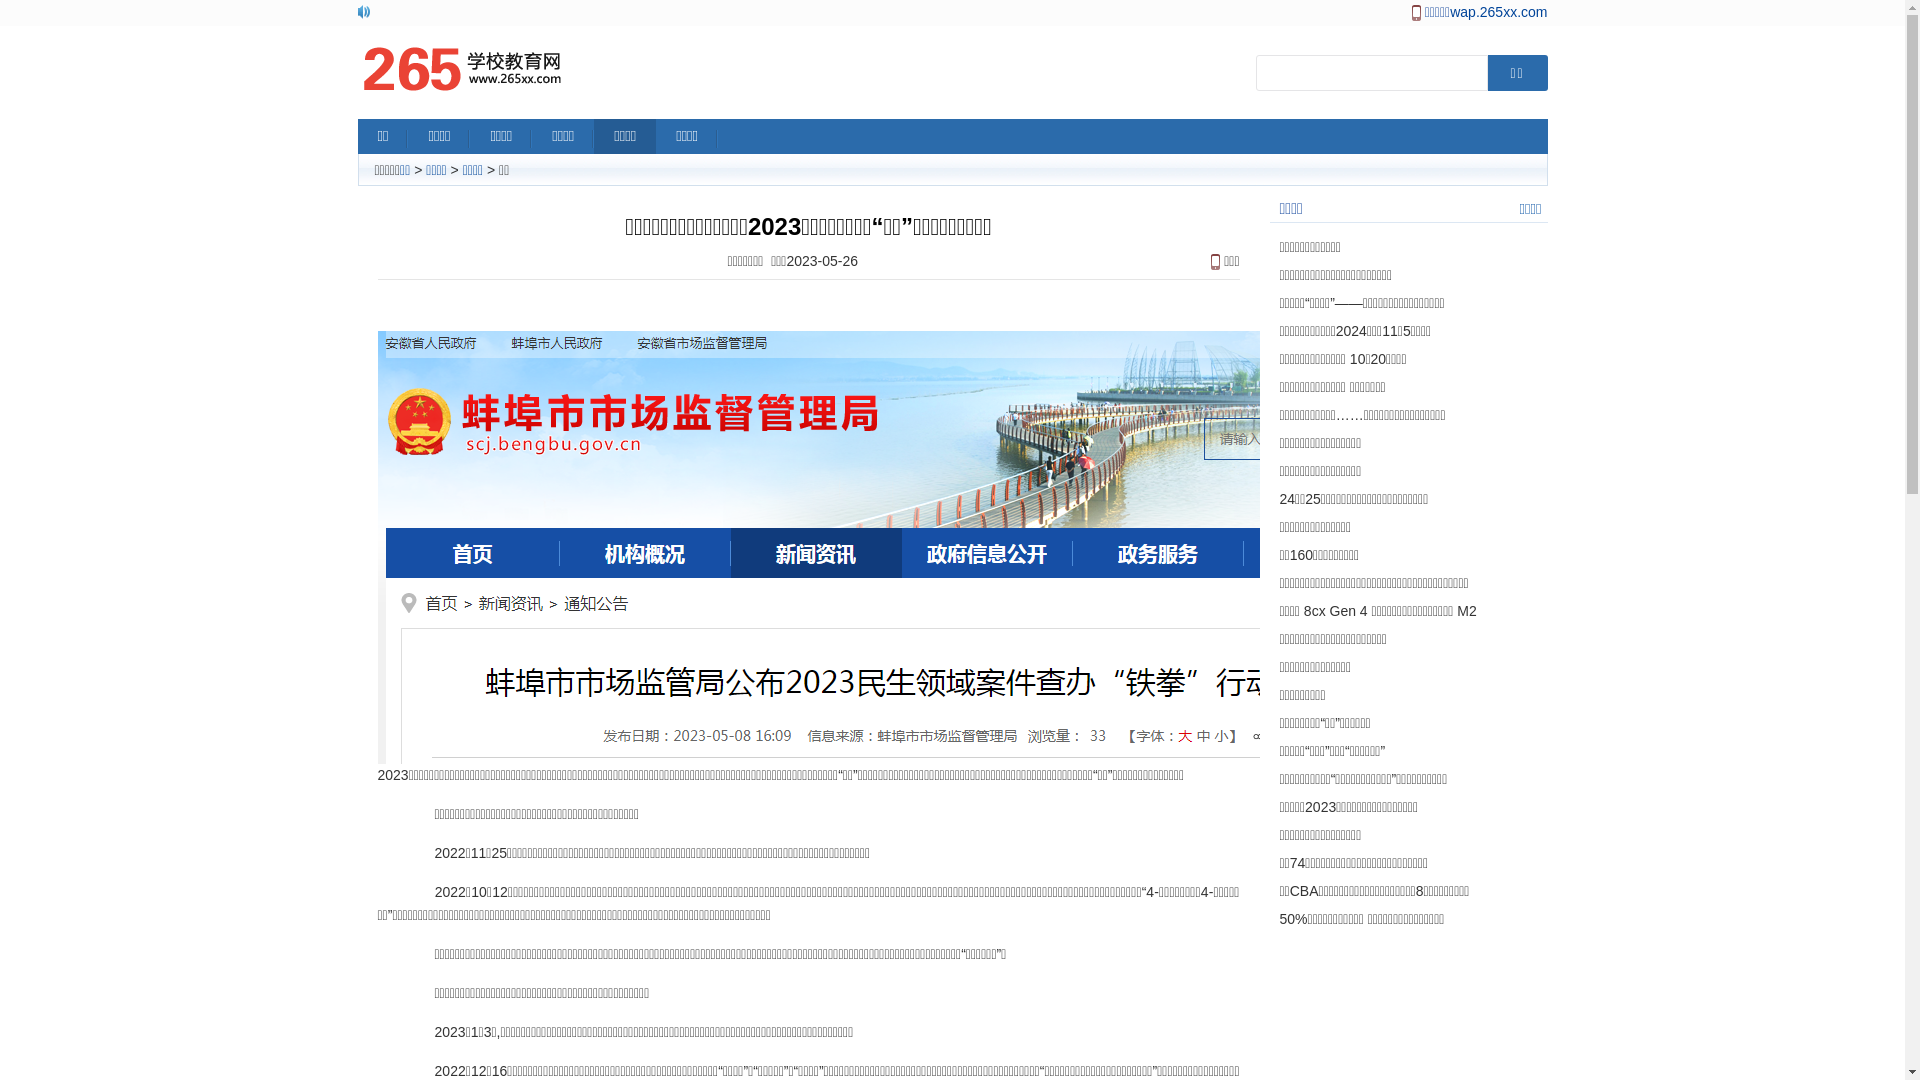  Describe the element at coordinates (1498, 11) in the screenshot. I see `'wap.265xx.com'` at that location.